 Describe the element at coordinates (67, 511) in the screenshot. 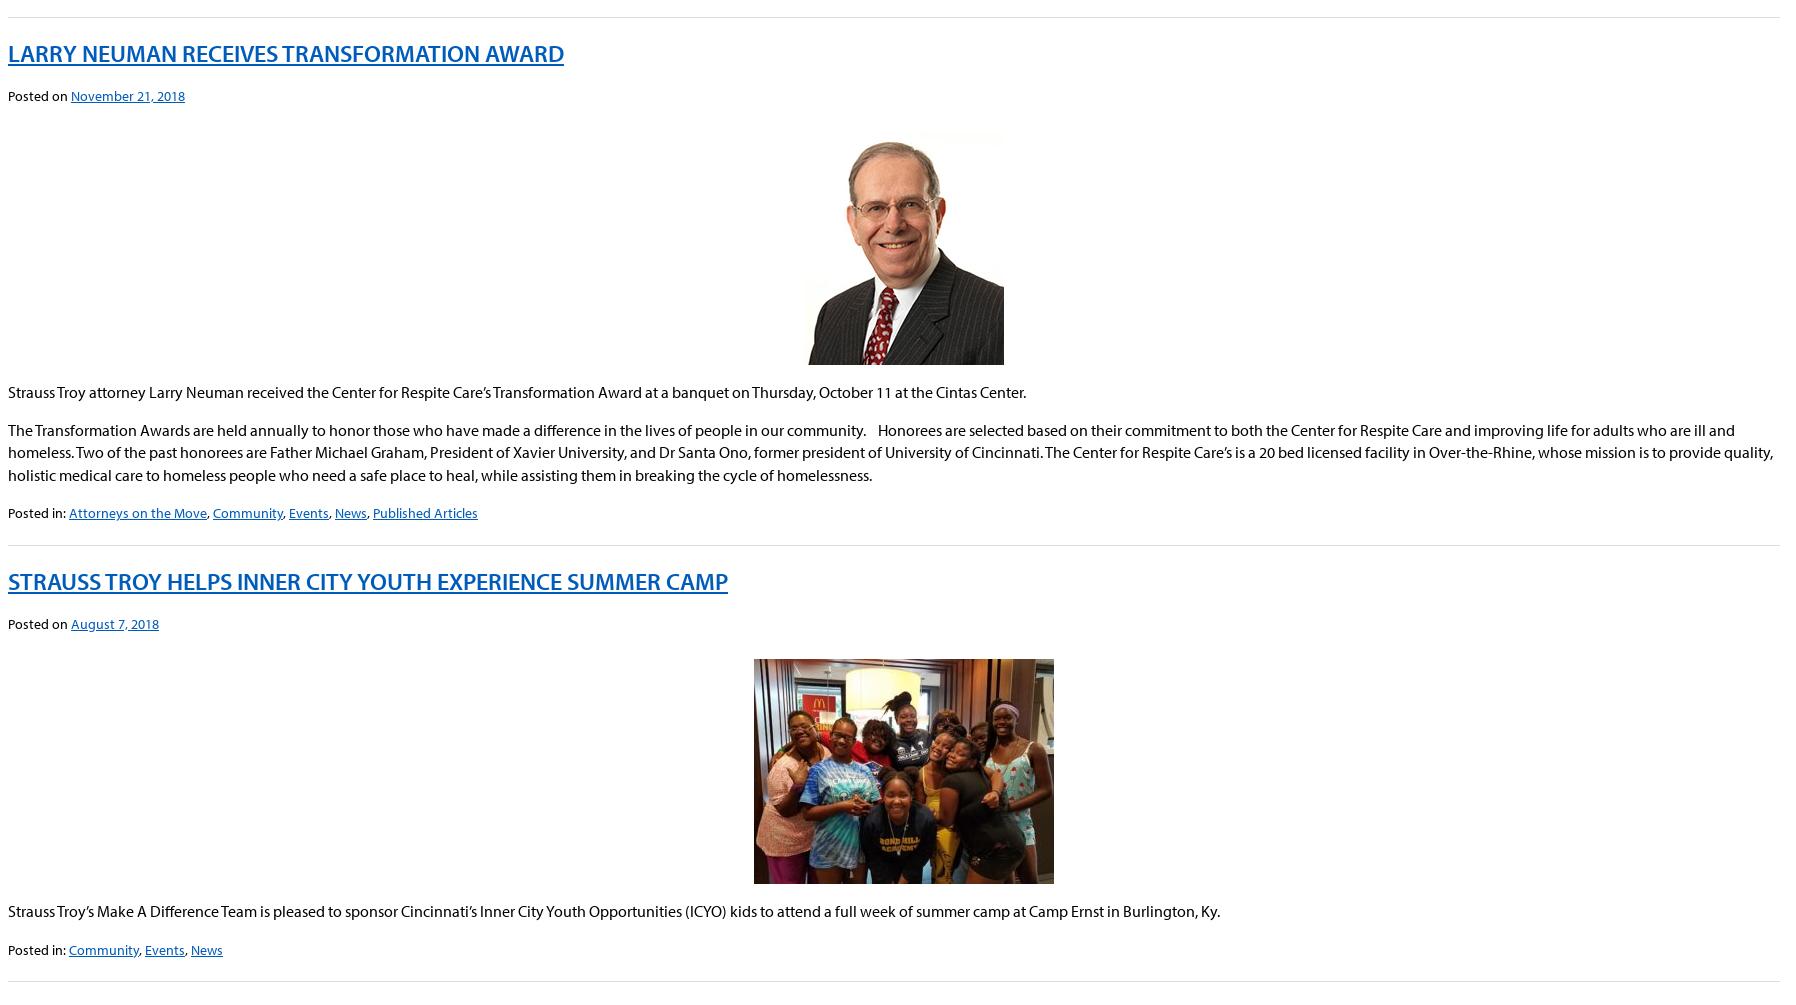

I see `'Attorneys on the Move'` at that location.